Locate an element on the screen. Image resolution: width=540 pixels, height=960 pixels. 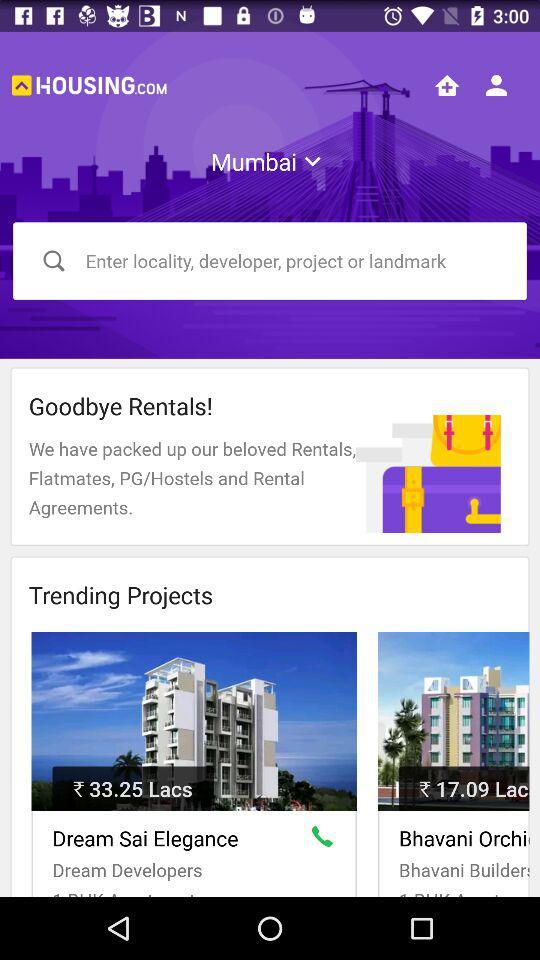
choose profile is located at coordinates (495, 85).